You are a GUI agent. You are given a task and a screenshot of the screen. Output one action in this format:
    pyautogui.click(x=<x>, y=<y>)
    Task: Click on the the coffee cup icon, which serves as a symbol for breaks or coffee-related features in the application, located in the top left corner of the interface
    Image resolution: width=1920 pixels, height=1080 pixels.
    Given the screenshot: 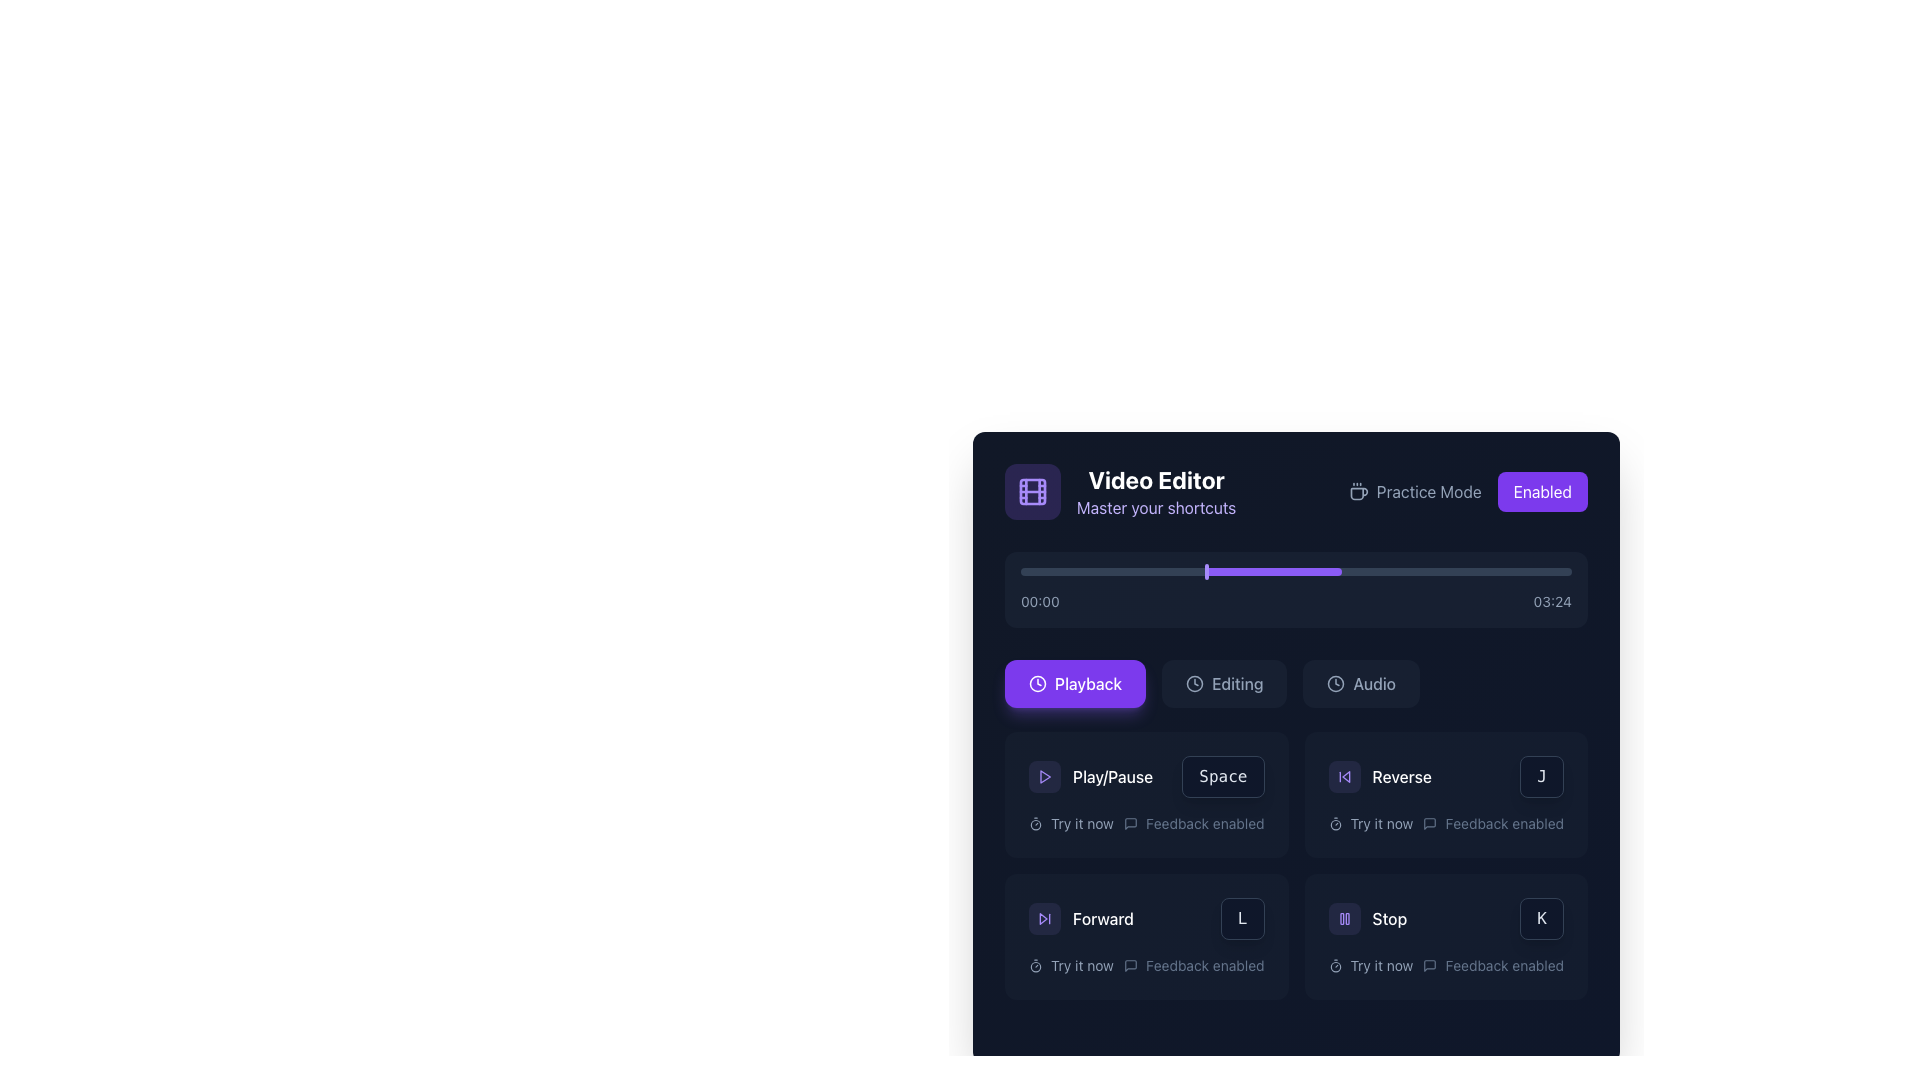 What is the action you would take?
    pyautogui.click(x=1359, y=494)
    